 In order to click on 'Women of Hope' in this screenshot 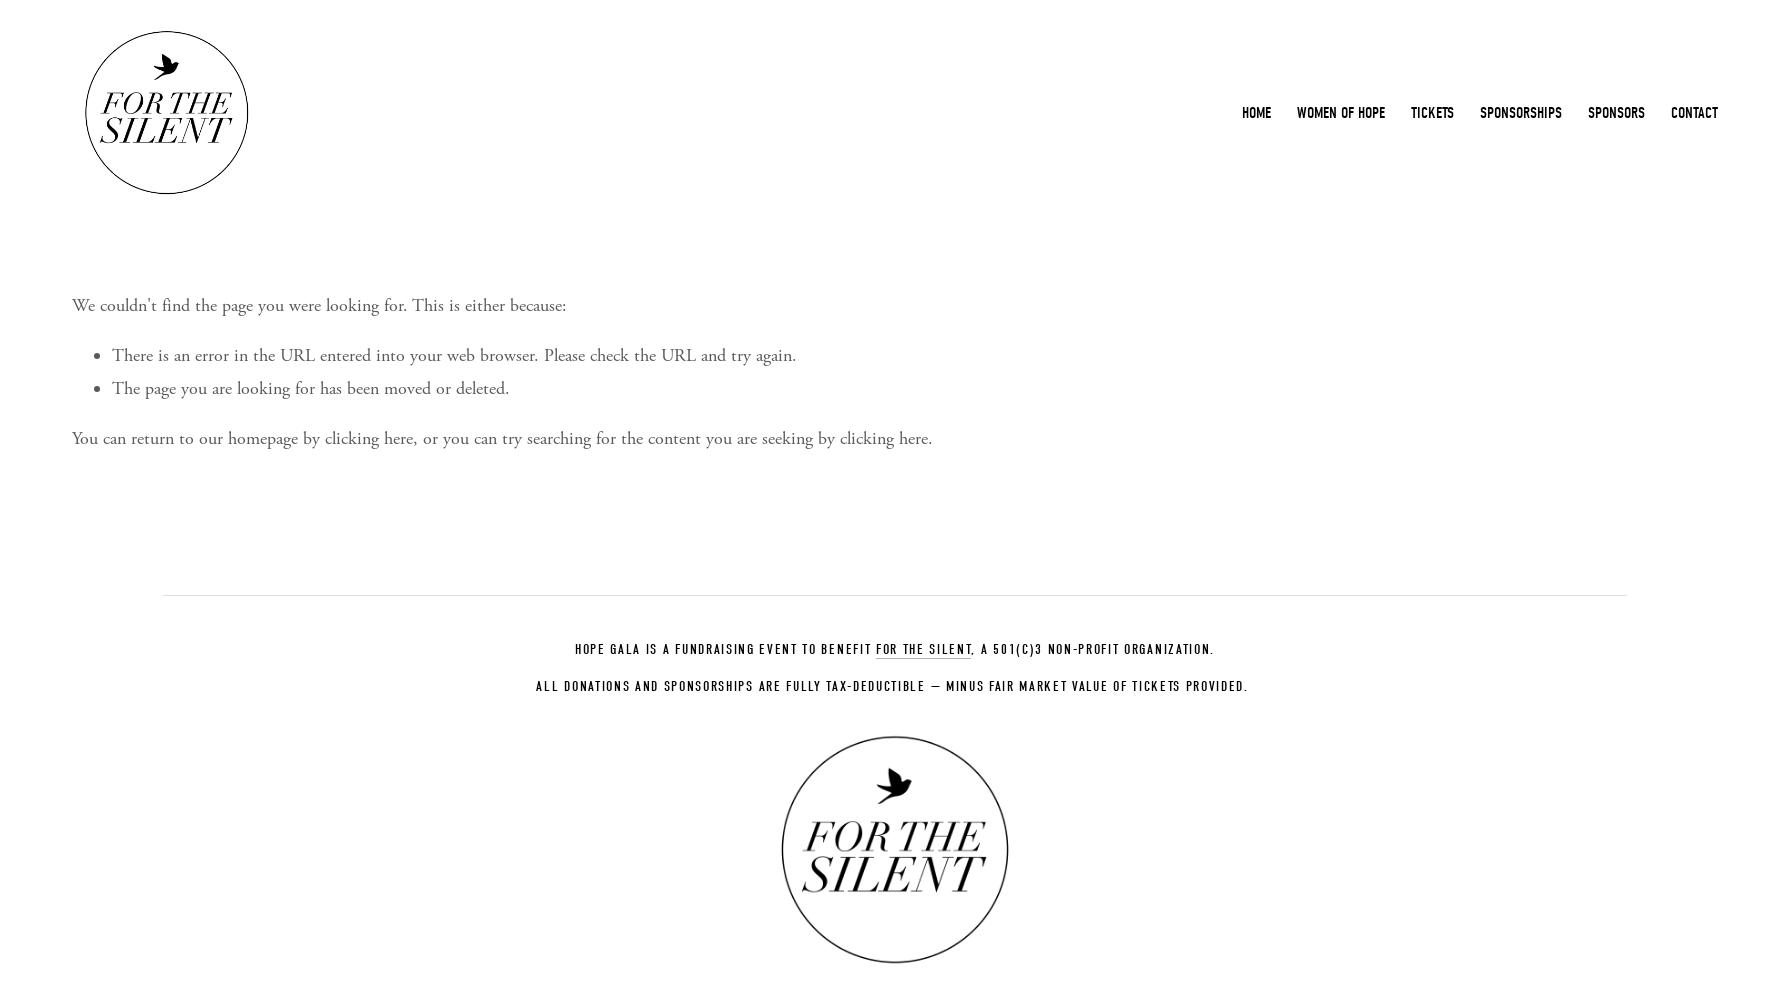, I will do `click(1297, 112)`.